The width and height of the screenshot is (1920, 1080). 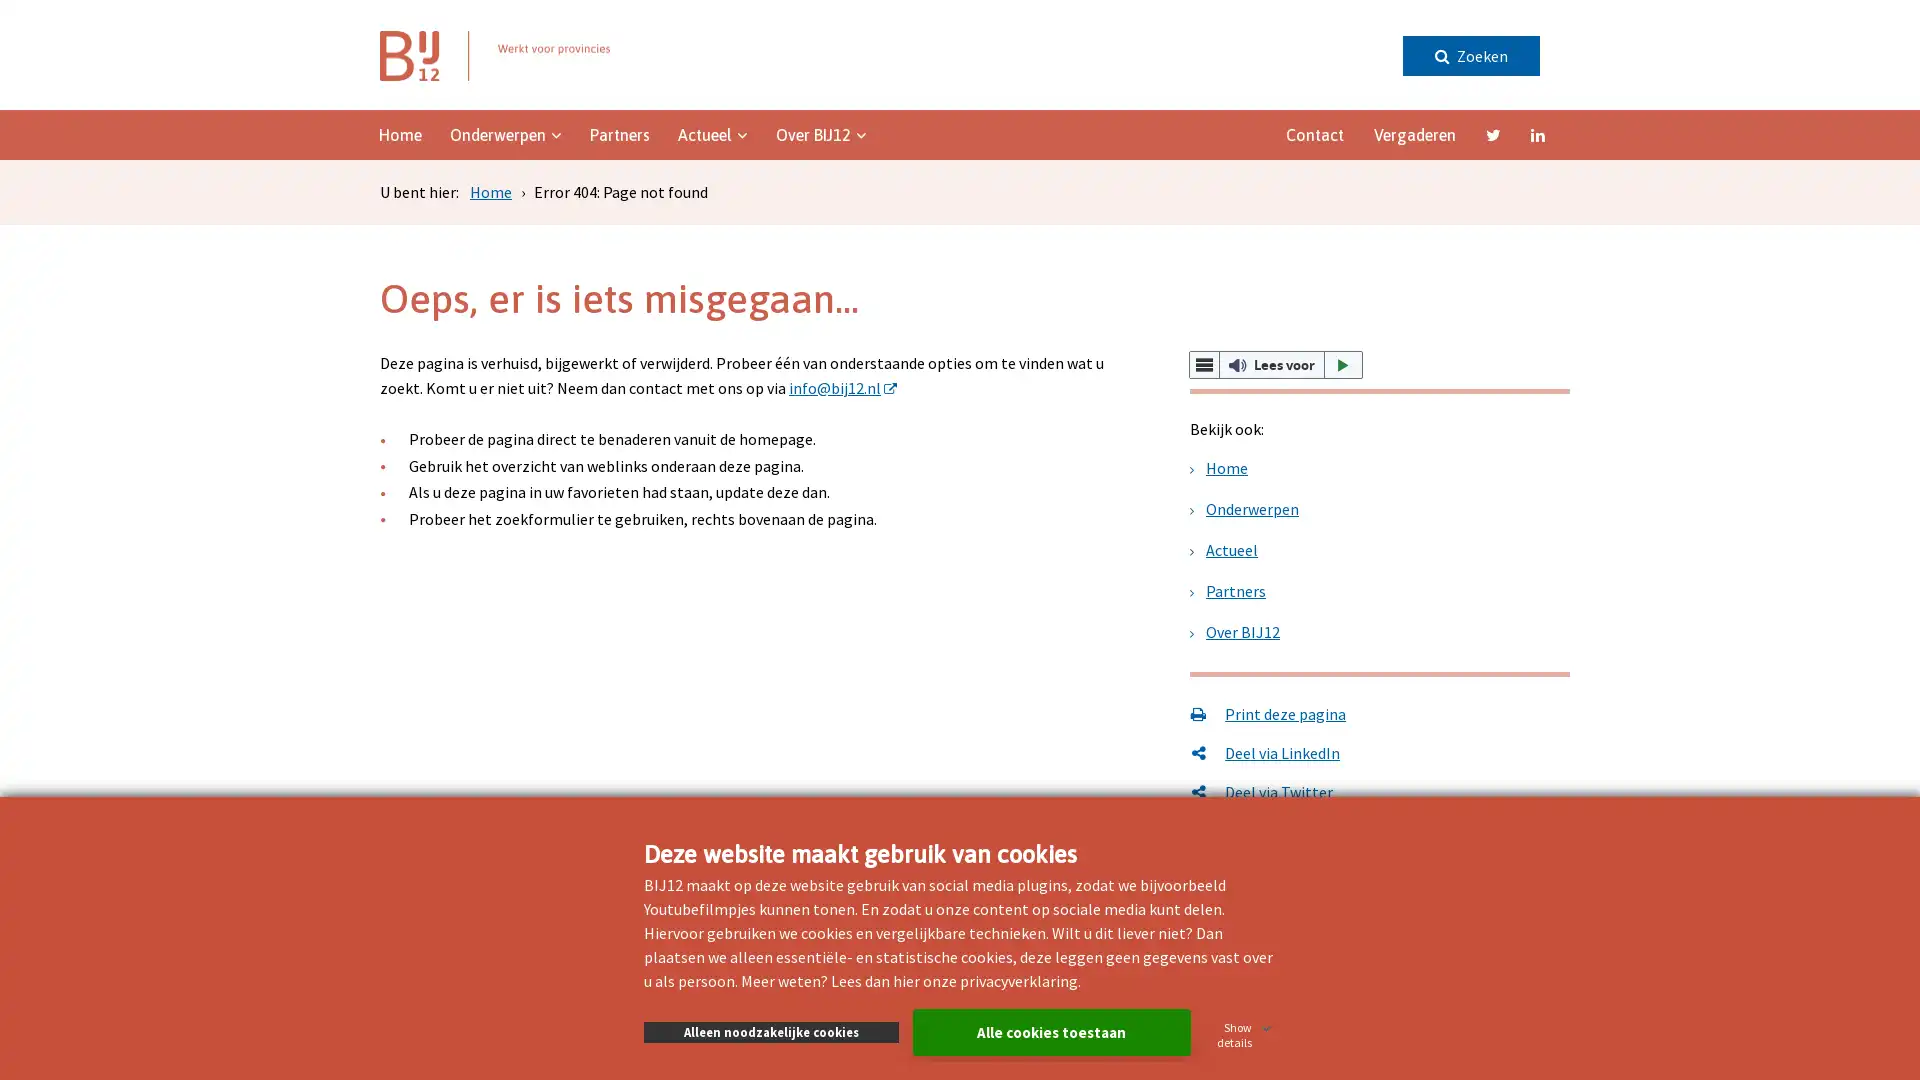 I want to click on ReadSpeaker webReader: Luister met webReader, so click(x=1275, y=365).